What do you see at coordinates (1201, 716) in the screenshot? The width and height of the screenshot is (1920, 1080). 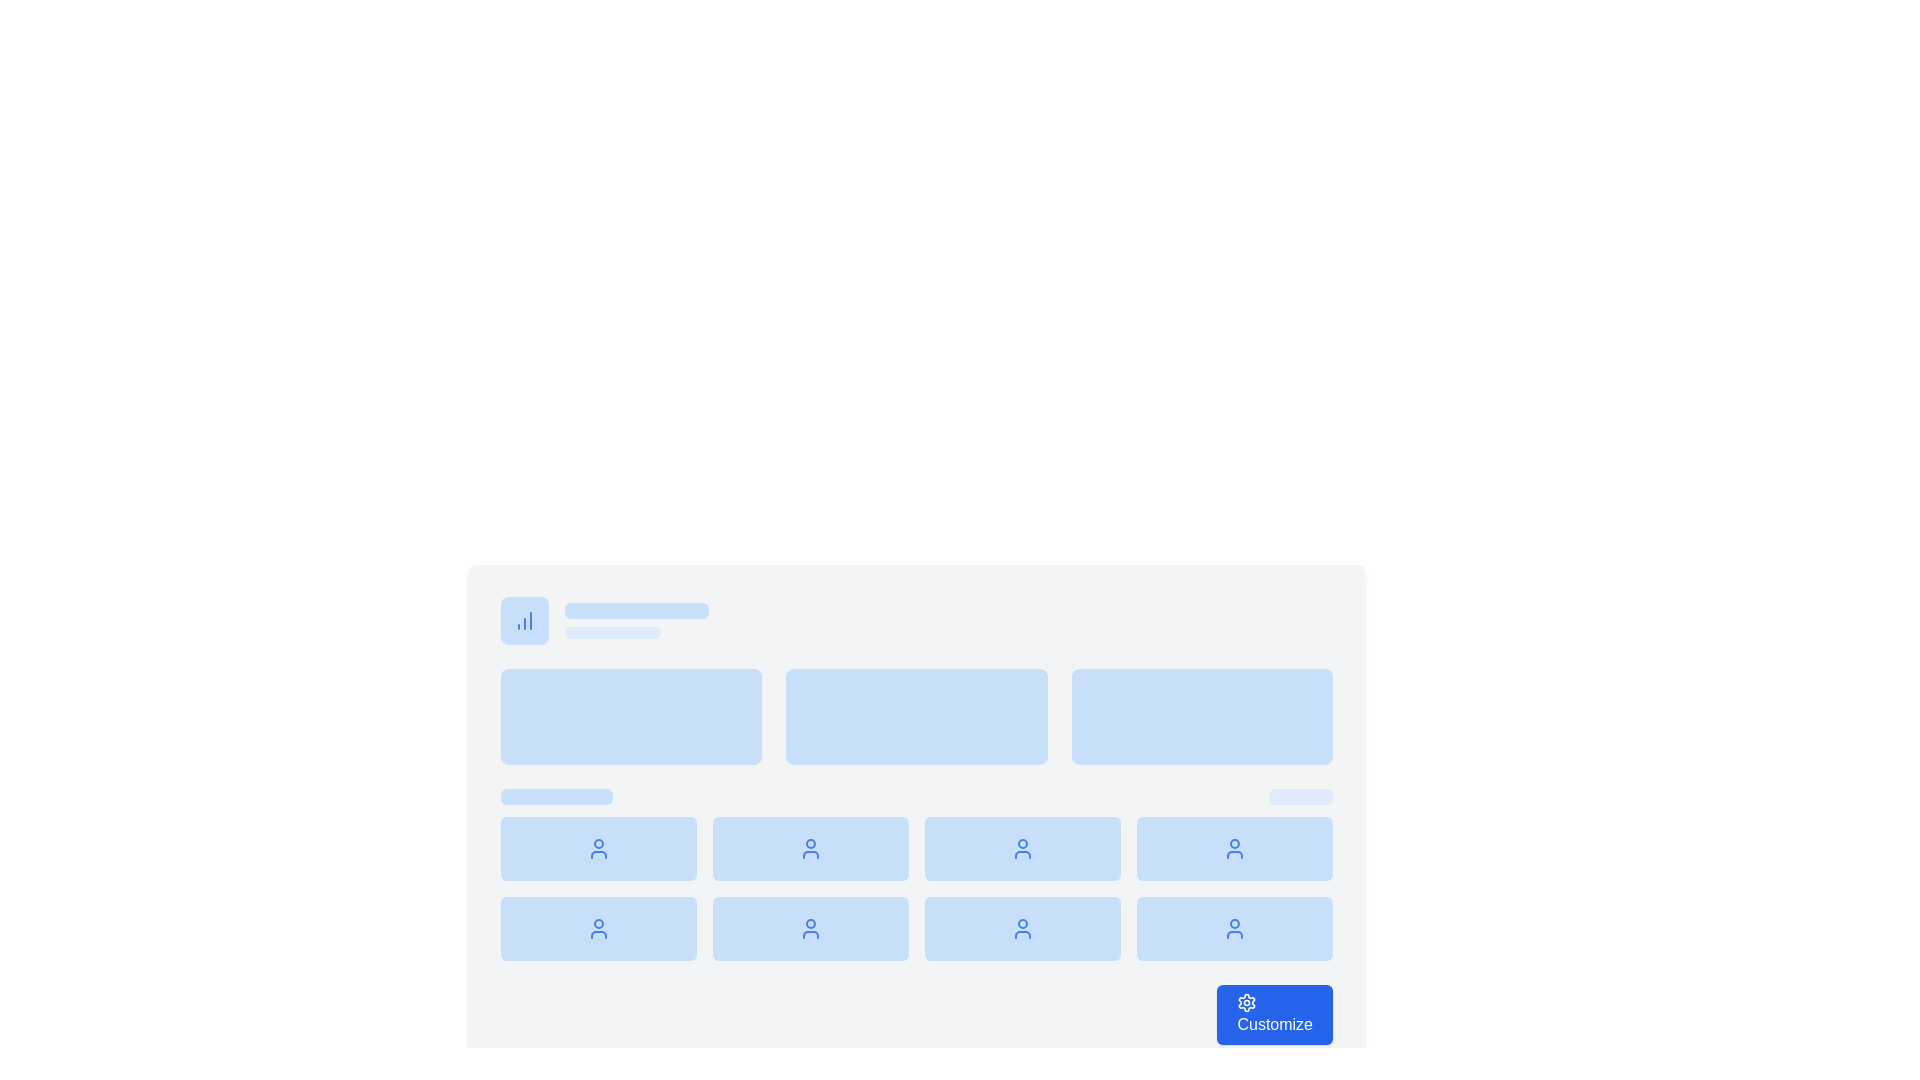 I see `the pulsing animation of the soft blue rectangular placeholder with rounded corners located in the third column of the top row of the grid layout` at bounding box center [1201, 716].